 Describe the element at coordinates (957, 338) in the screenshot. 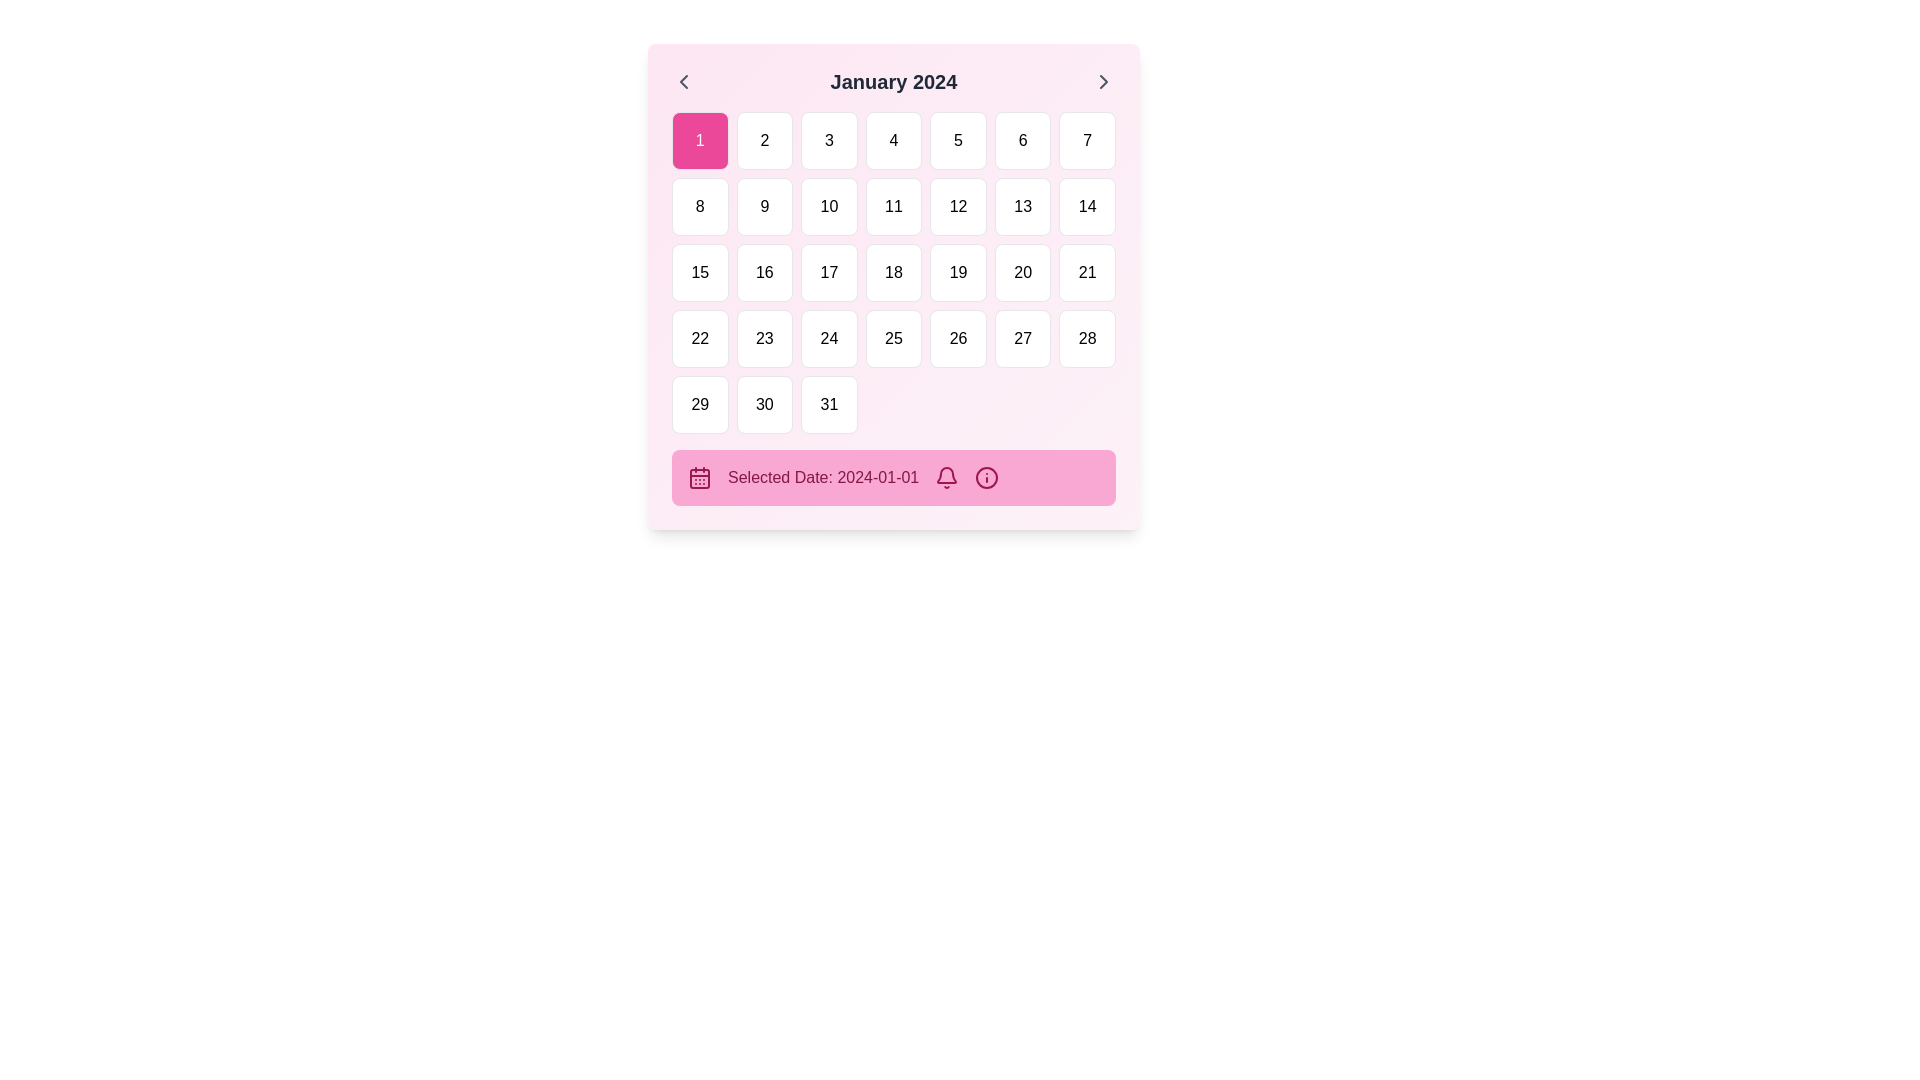

I see `the button representing the 26th day in the January 2024 calendar grid` at that location.